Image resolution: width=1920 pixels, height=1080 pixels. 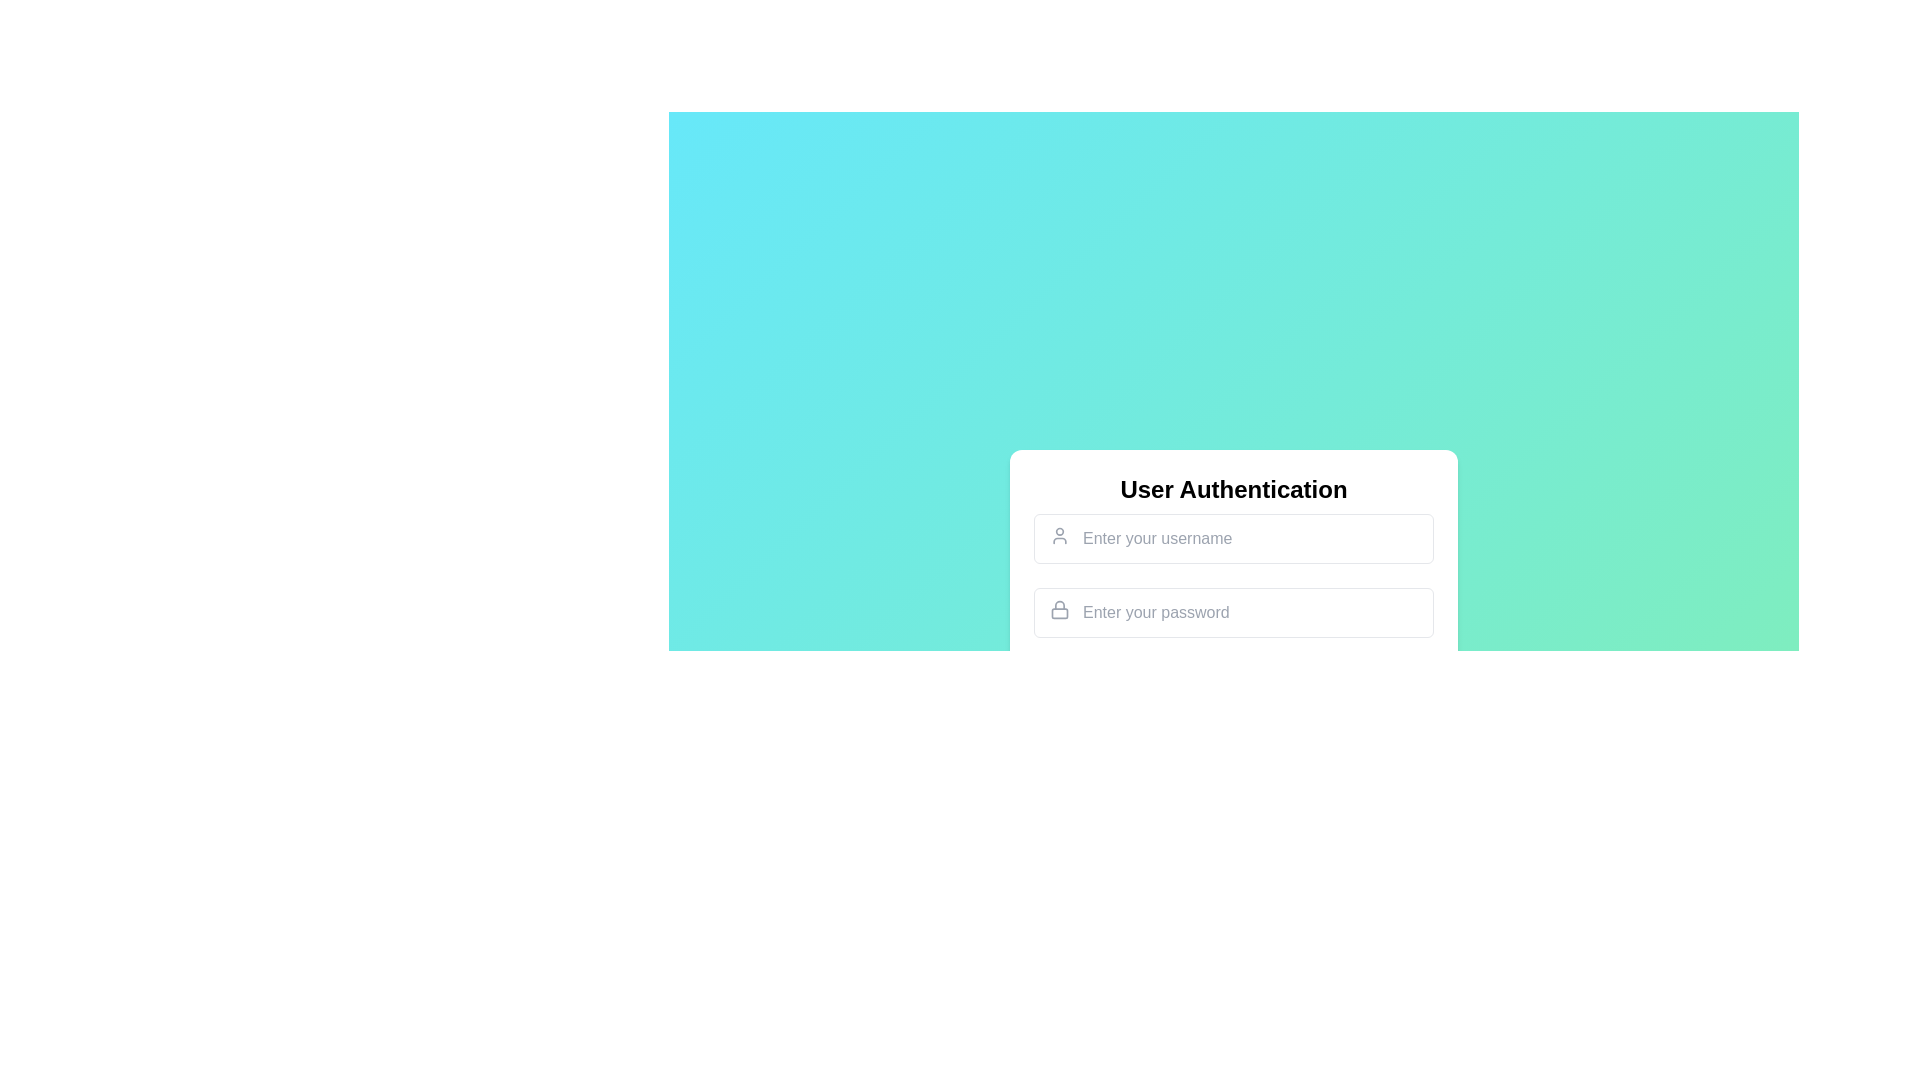 I want to click on the minimalist gray lock icon located on the left side of the password input field, so click(x=1059, y=608).